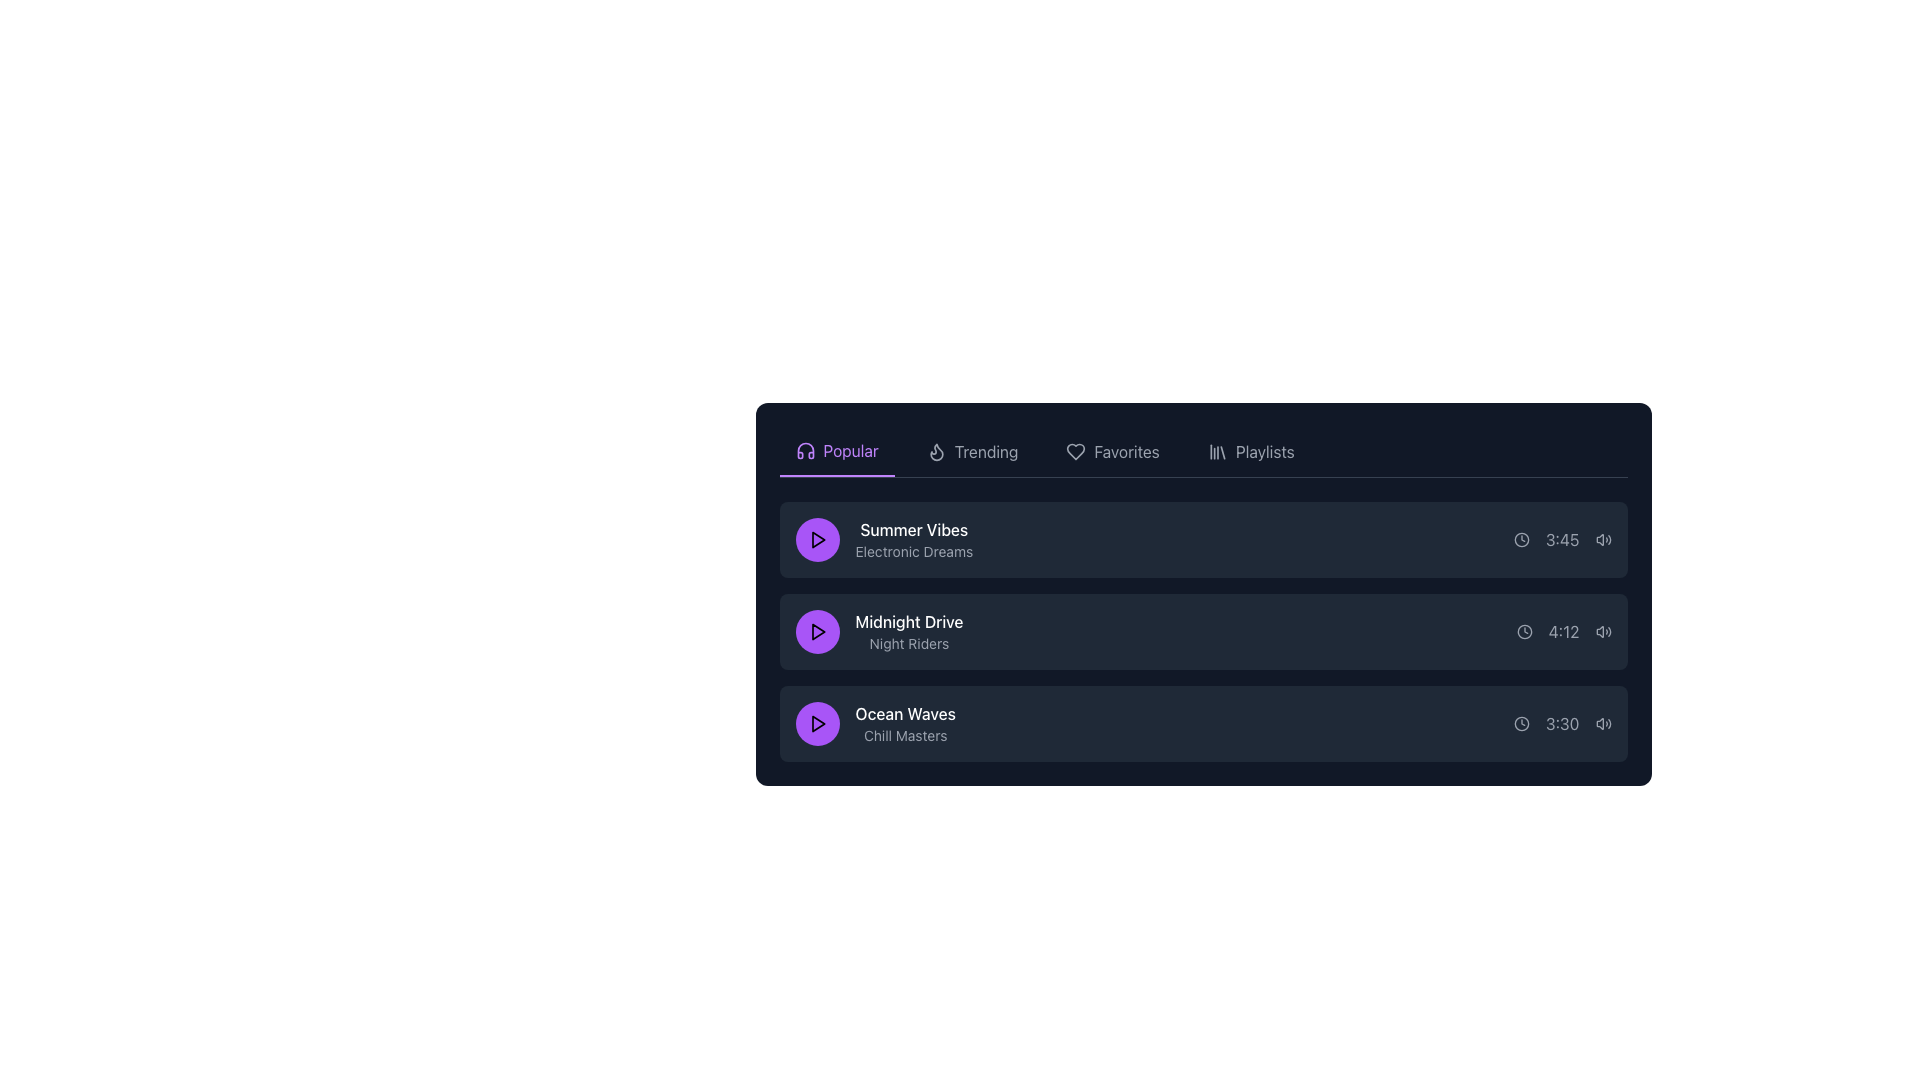  What do you see at coordinates (1221, 452) in the screenshot?
I see `the line segment of the library icon located in the 'Playlists' tab header at the top-right of the interface` at bounding box center [1221, 452].